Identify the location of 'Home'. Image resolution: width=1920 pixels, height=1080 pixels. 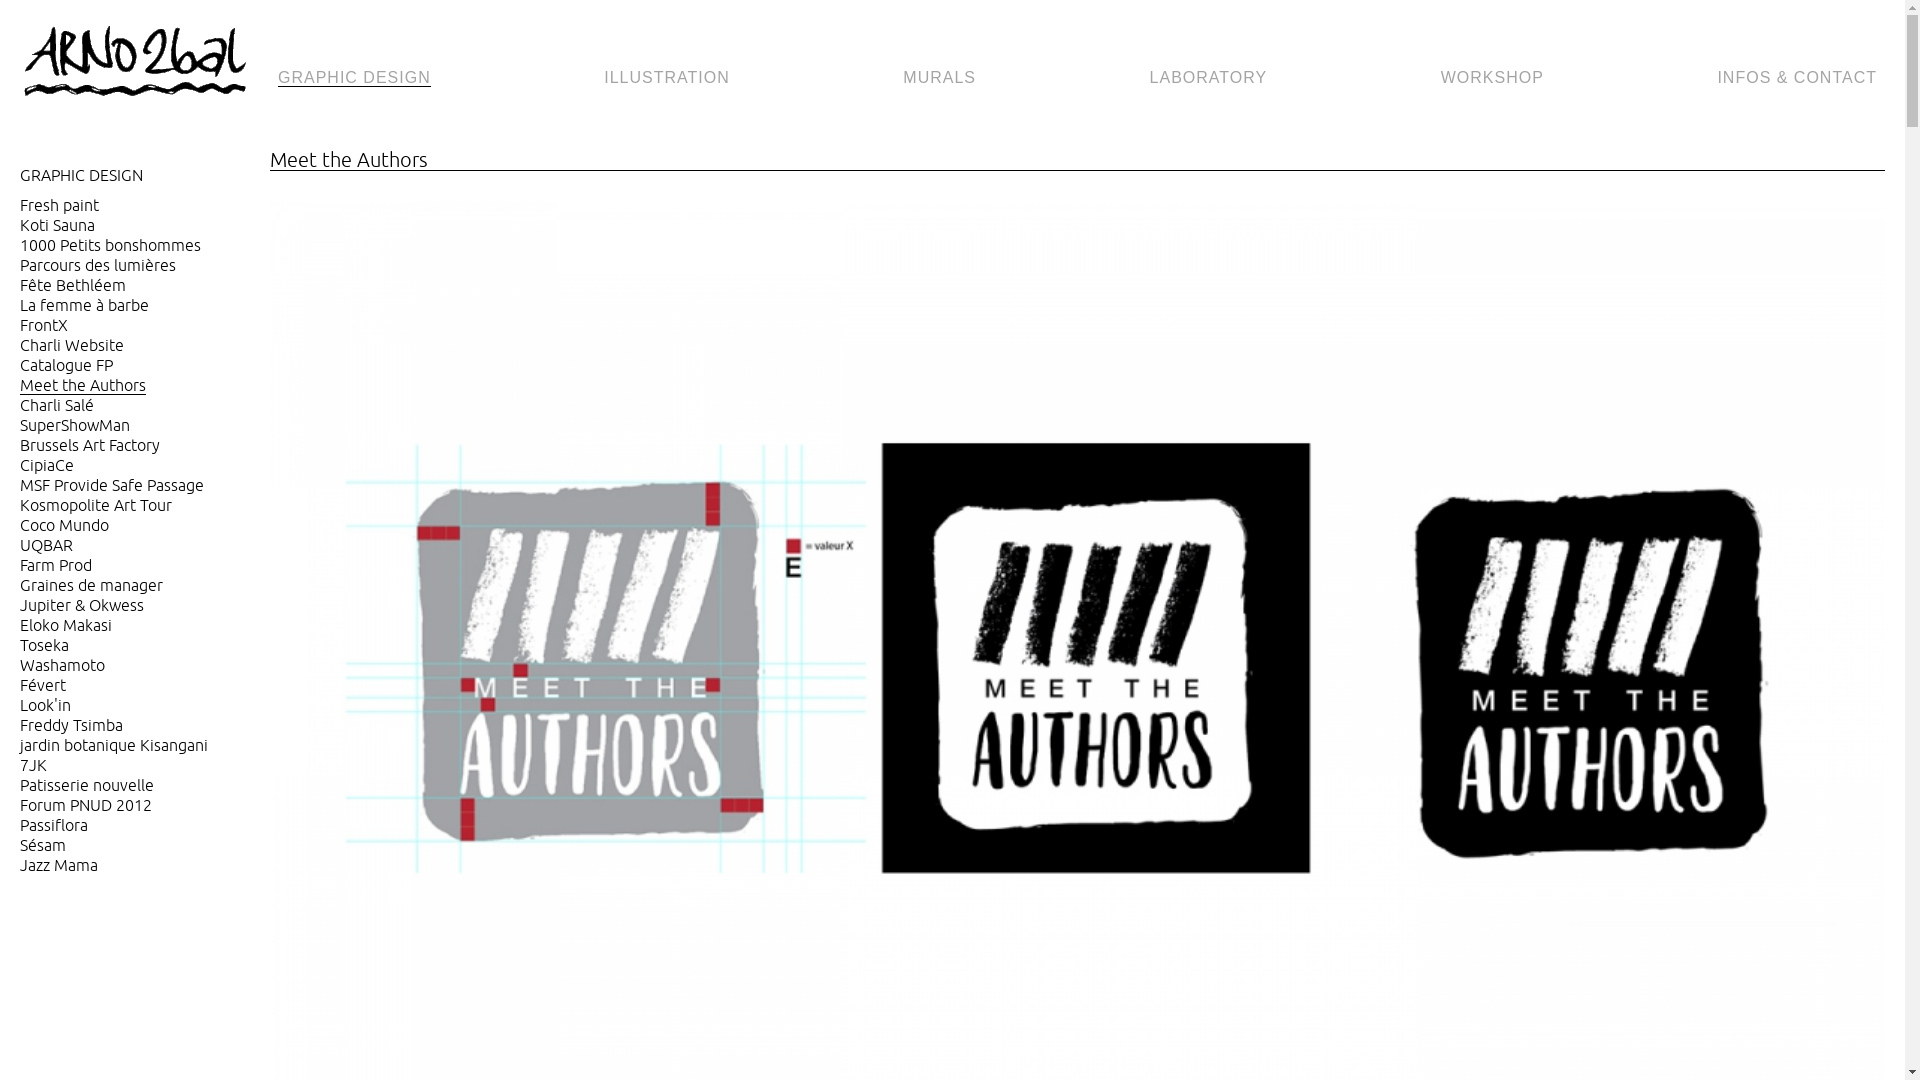
(143, 61).